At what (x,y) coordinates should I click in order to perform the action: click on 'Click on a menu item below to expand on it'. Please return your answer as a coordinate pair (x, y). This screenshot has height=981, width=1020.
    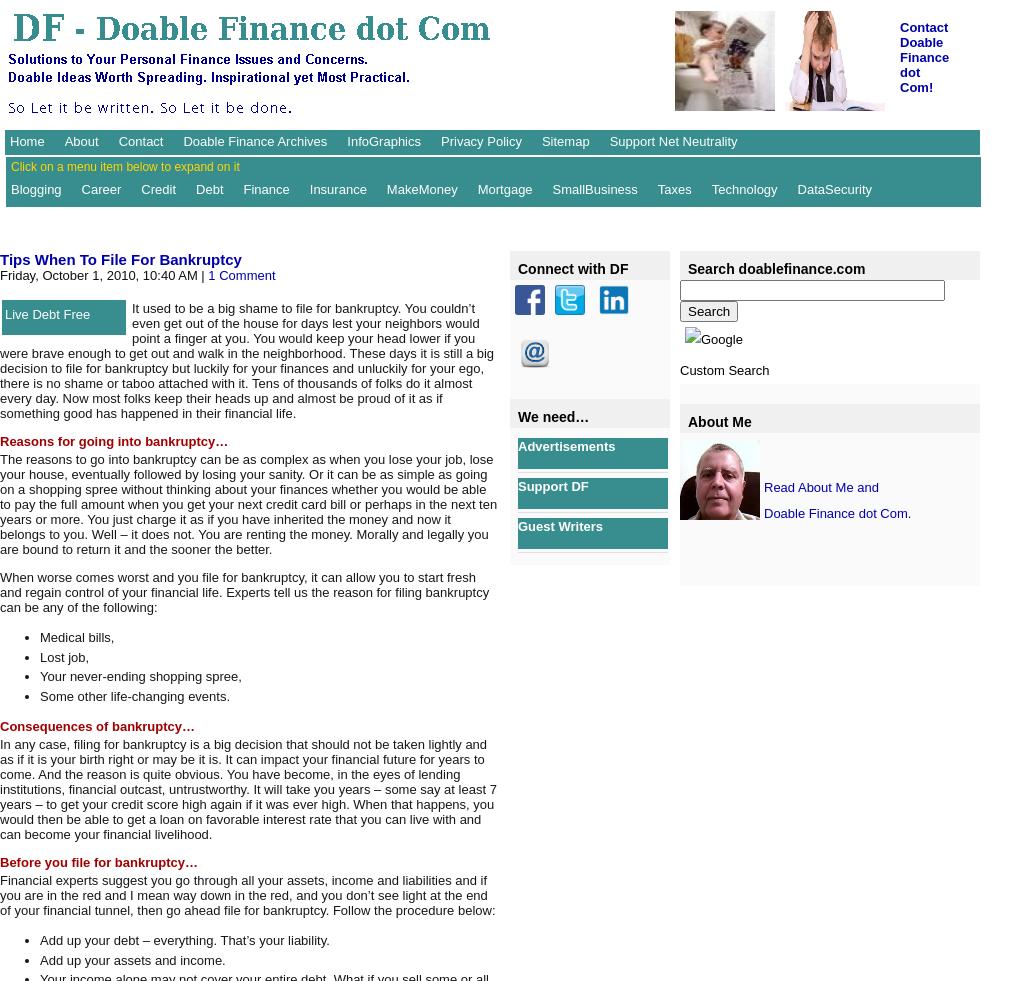
    Looking at the image, I should click on (123, 165).